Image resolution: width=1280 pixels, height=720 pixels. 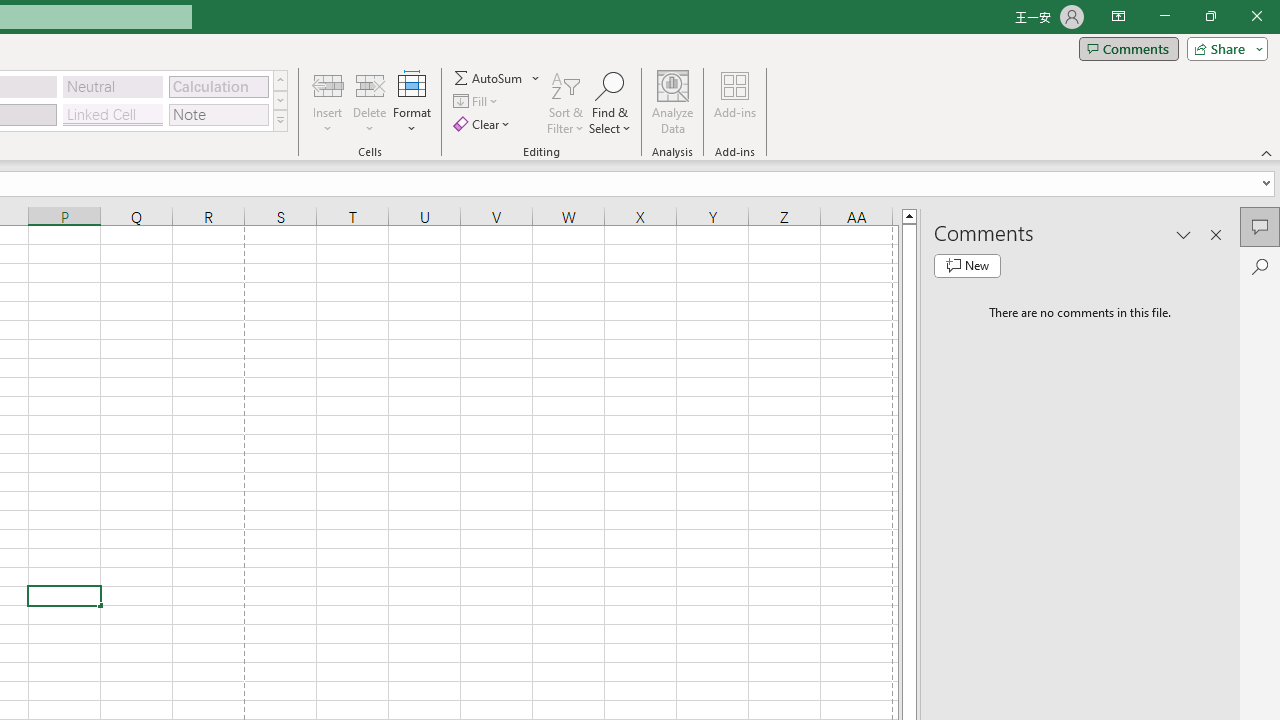 What do you see at coordinates (967, 265) in the screenshot?
I see `'New comment'` at bounding box center [967, 265].